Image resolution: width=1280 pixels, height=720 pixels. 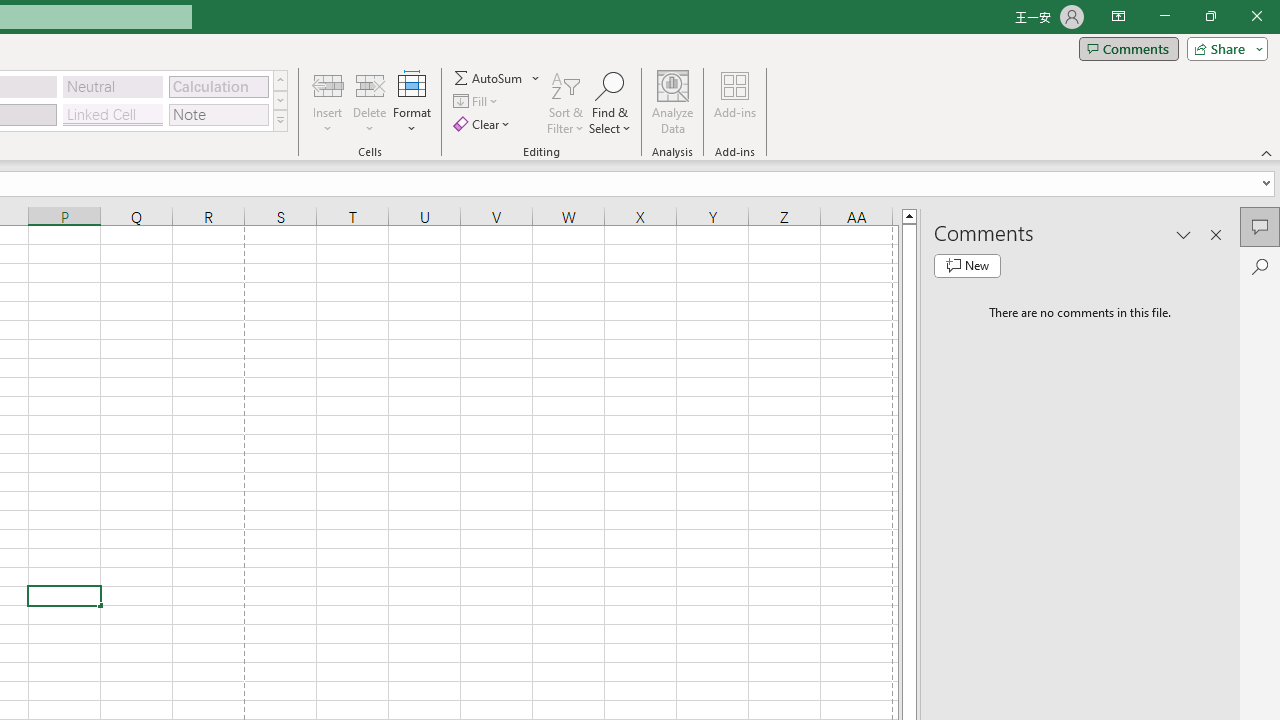 What do you see at coordinates (967, 265) in the screenshot?
I see `'New comment'` at bounding box center [967, 265].